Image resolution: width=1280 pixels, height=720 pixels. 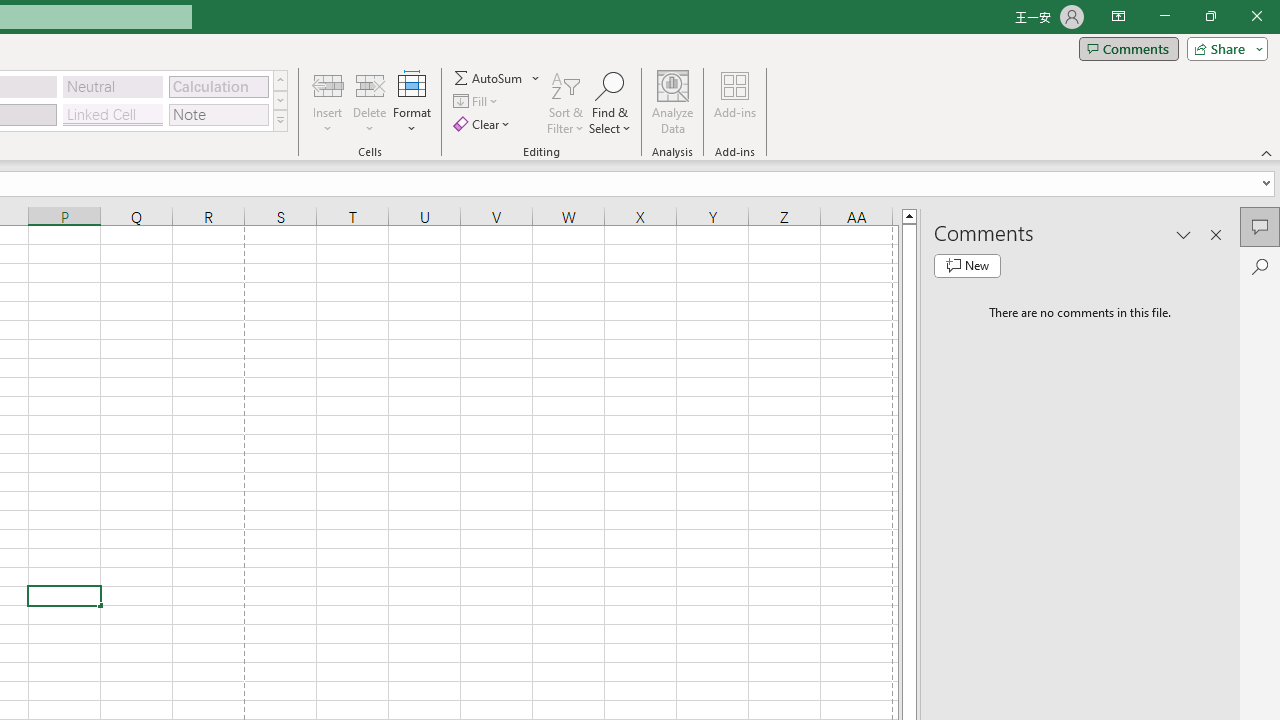 What do you see at coordinates (967, 265) in the screenshot?
I see `'New comment'` at bounding box center [967, 265].